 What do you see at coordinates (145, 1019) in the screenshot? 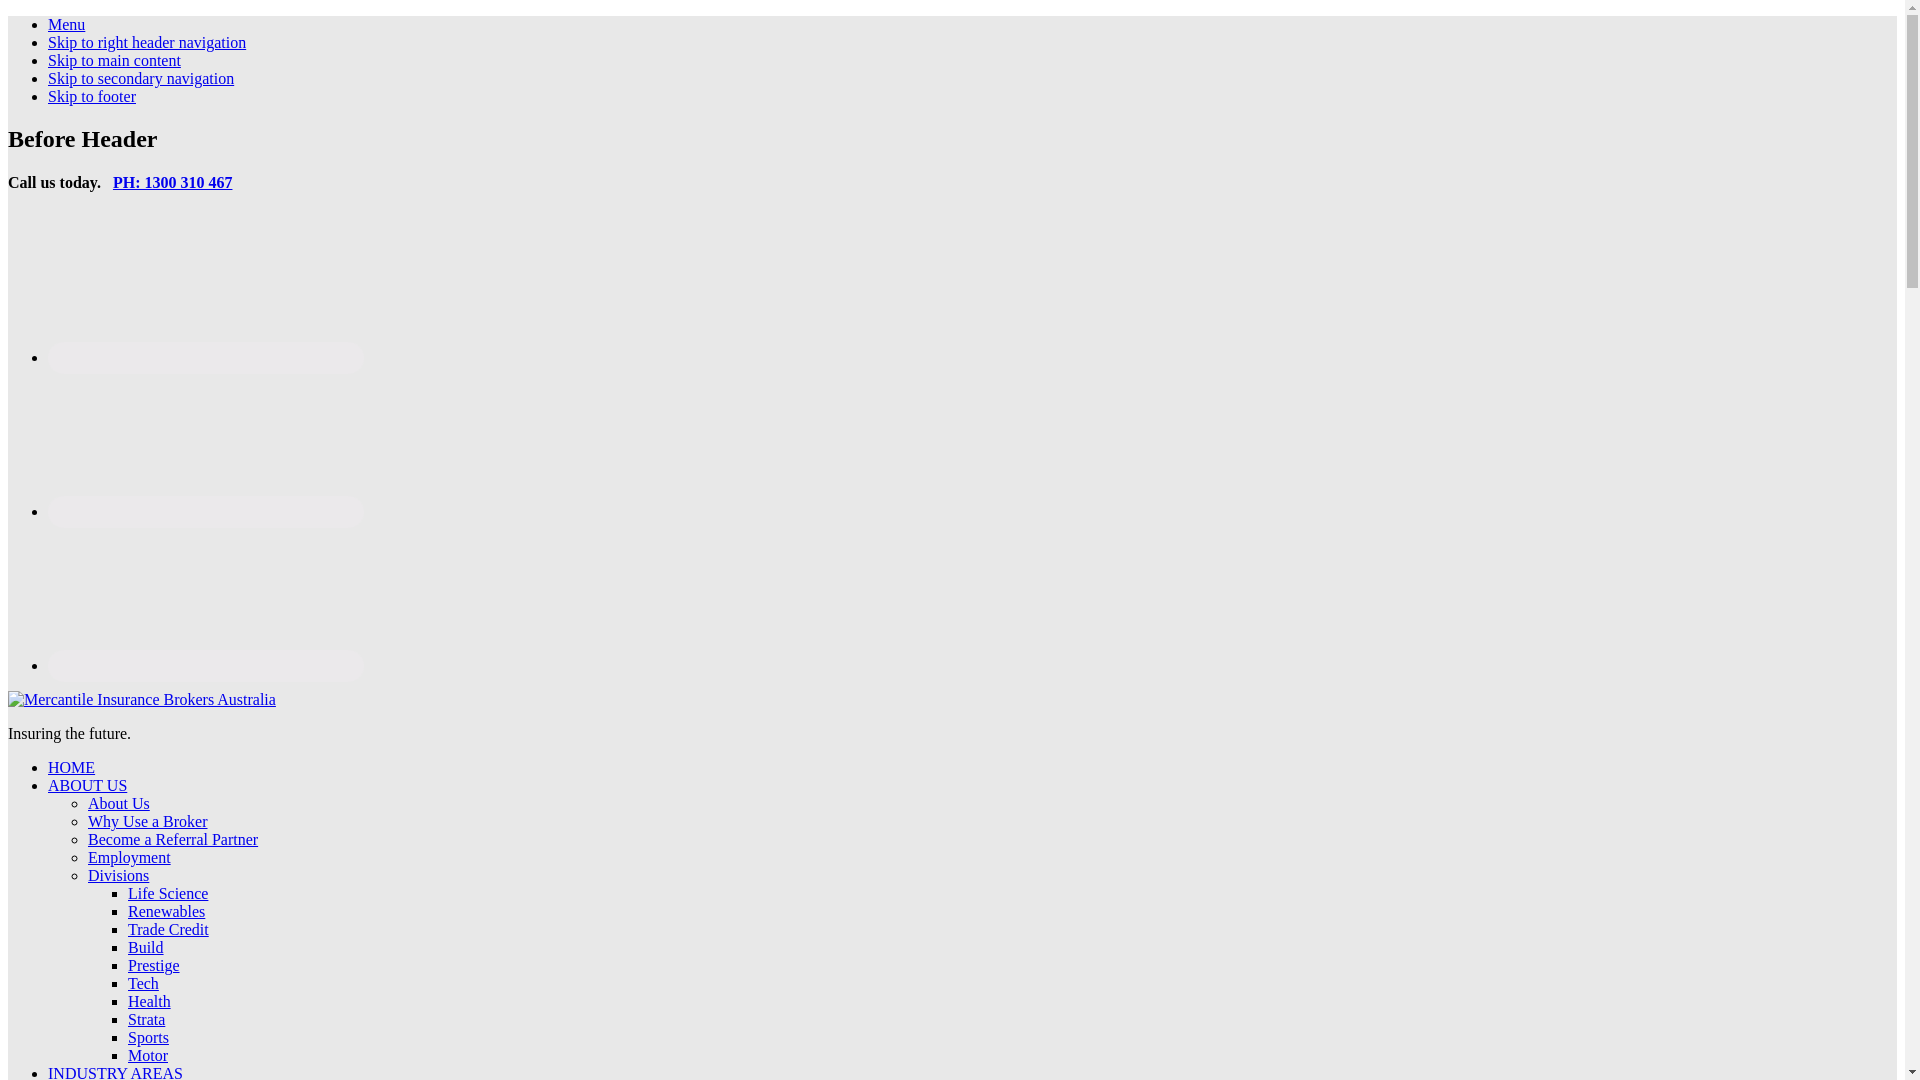
I see `'Strata'` at bounding box center [145, 1019].